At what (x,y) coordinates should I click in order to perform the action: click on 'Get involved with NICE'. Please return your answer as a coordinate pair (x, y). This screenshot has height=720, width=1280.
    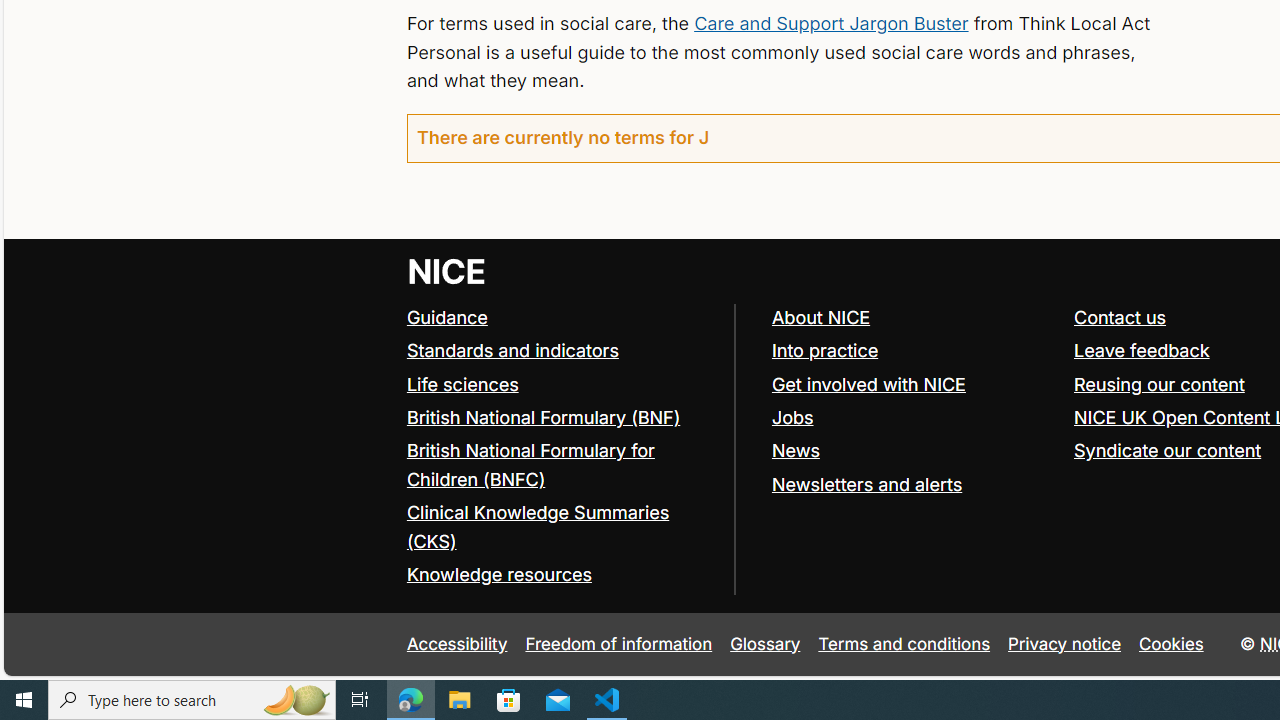
    Looking at the image, I should click on (868, 384).